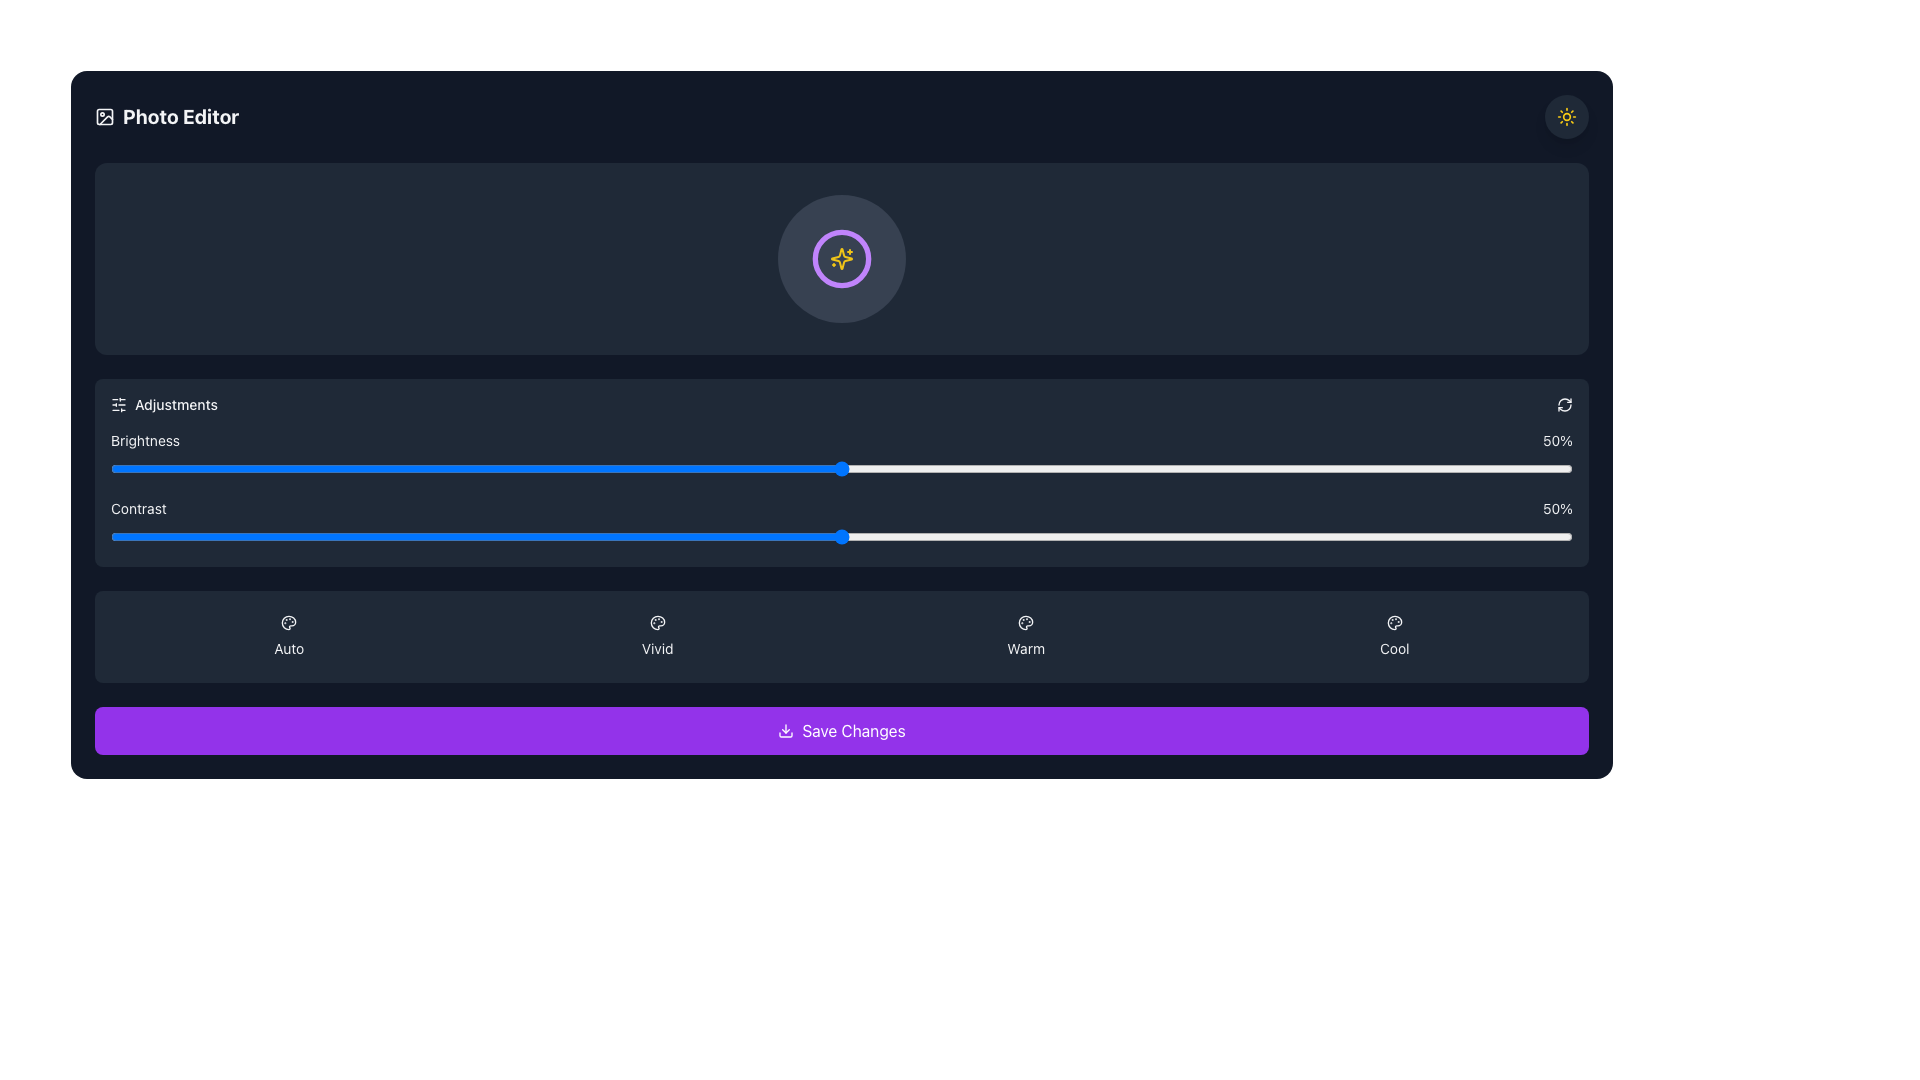 Image resolution: width=1920 pixels, height=1080 pixels. What do you see at coordinates (104, 116) in the screenshot?
I see `the decorative icon representing the photo editing functionality located to the left of the 'Photo Editor' text in the top row of the interface header` at bounding box center [104, 116].